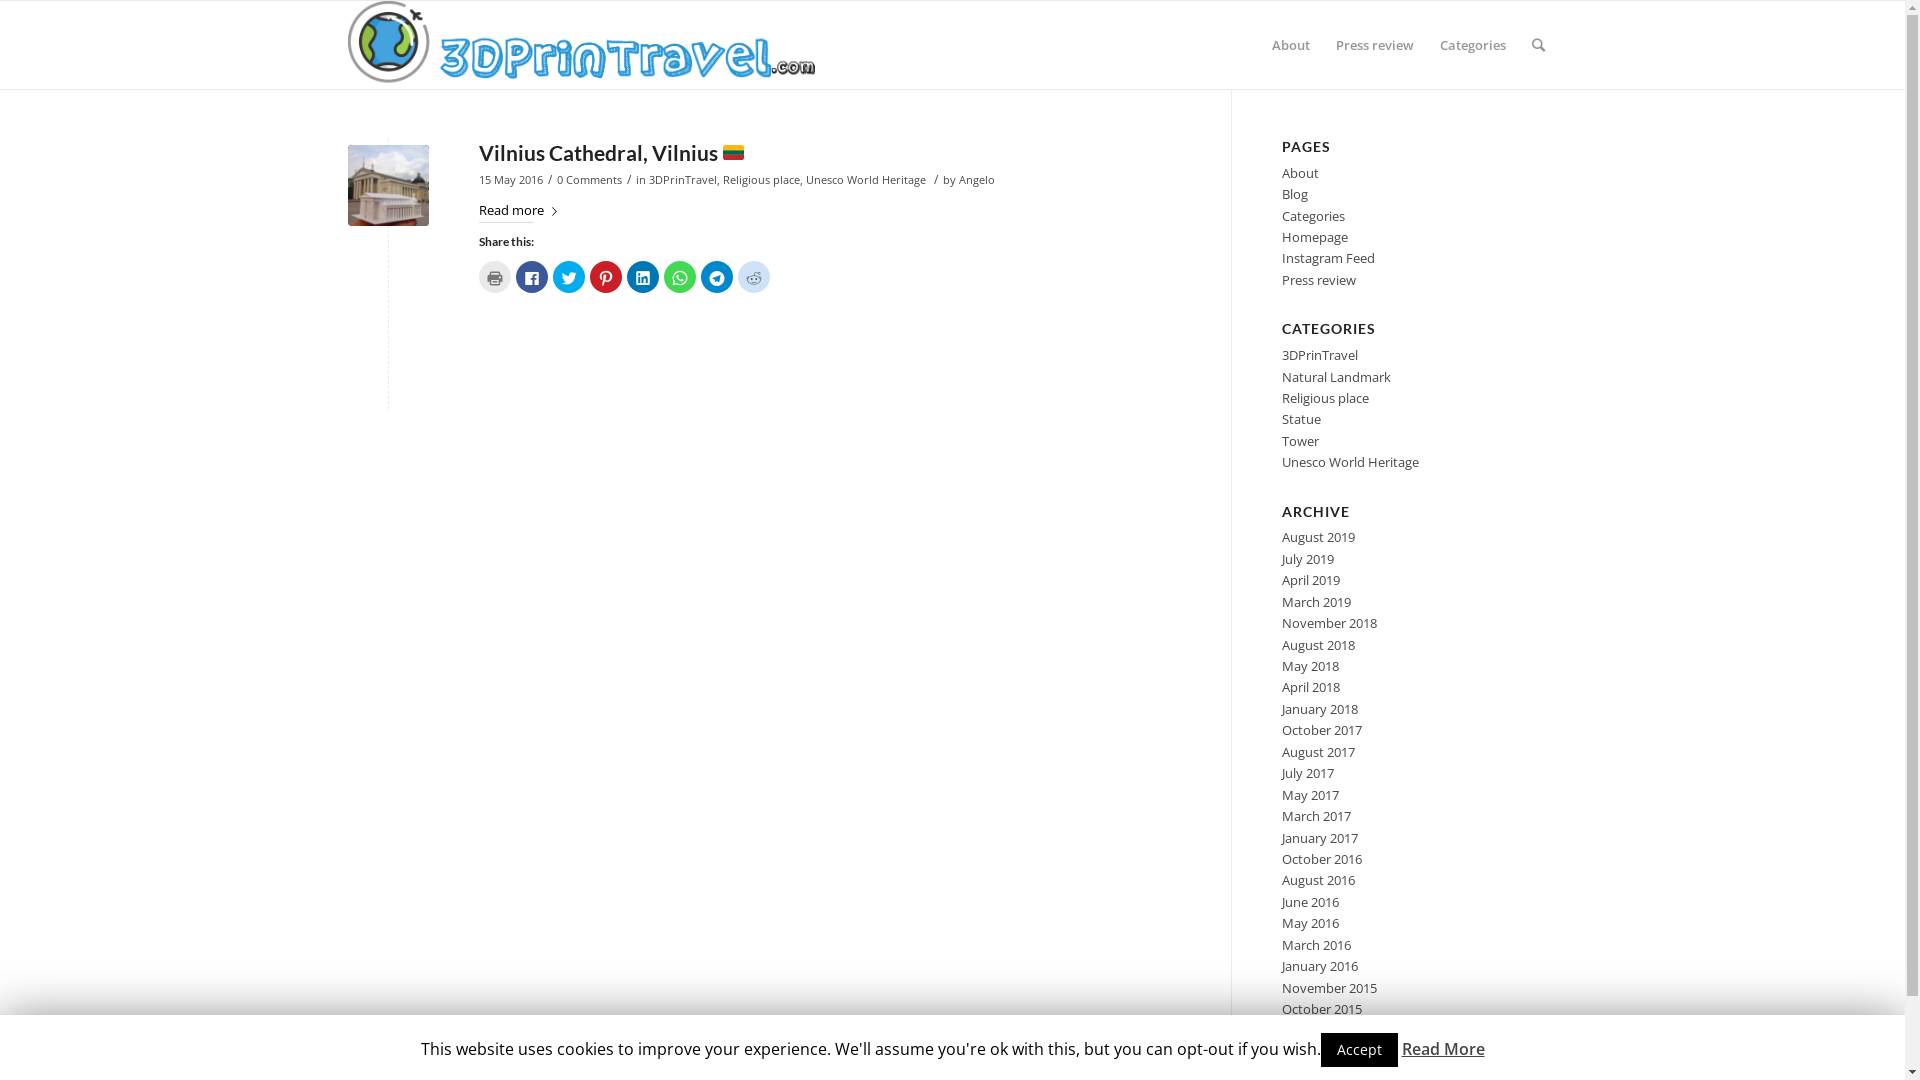 The height and width of the screenshot is (1080, 1920). I want to click on 'July 2017', so click(1308, 771).